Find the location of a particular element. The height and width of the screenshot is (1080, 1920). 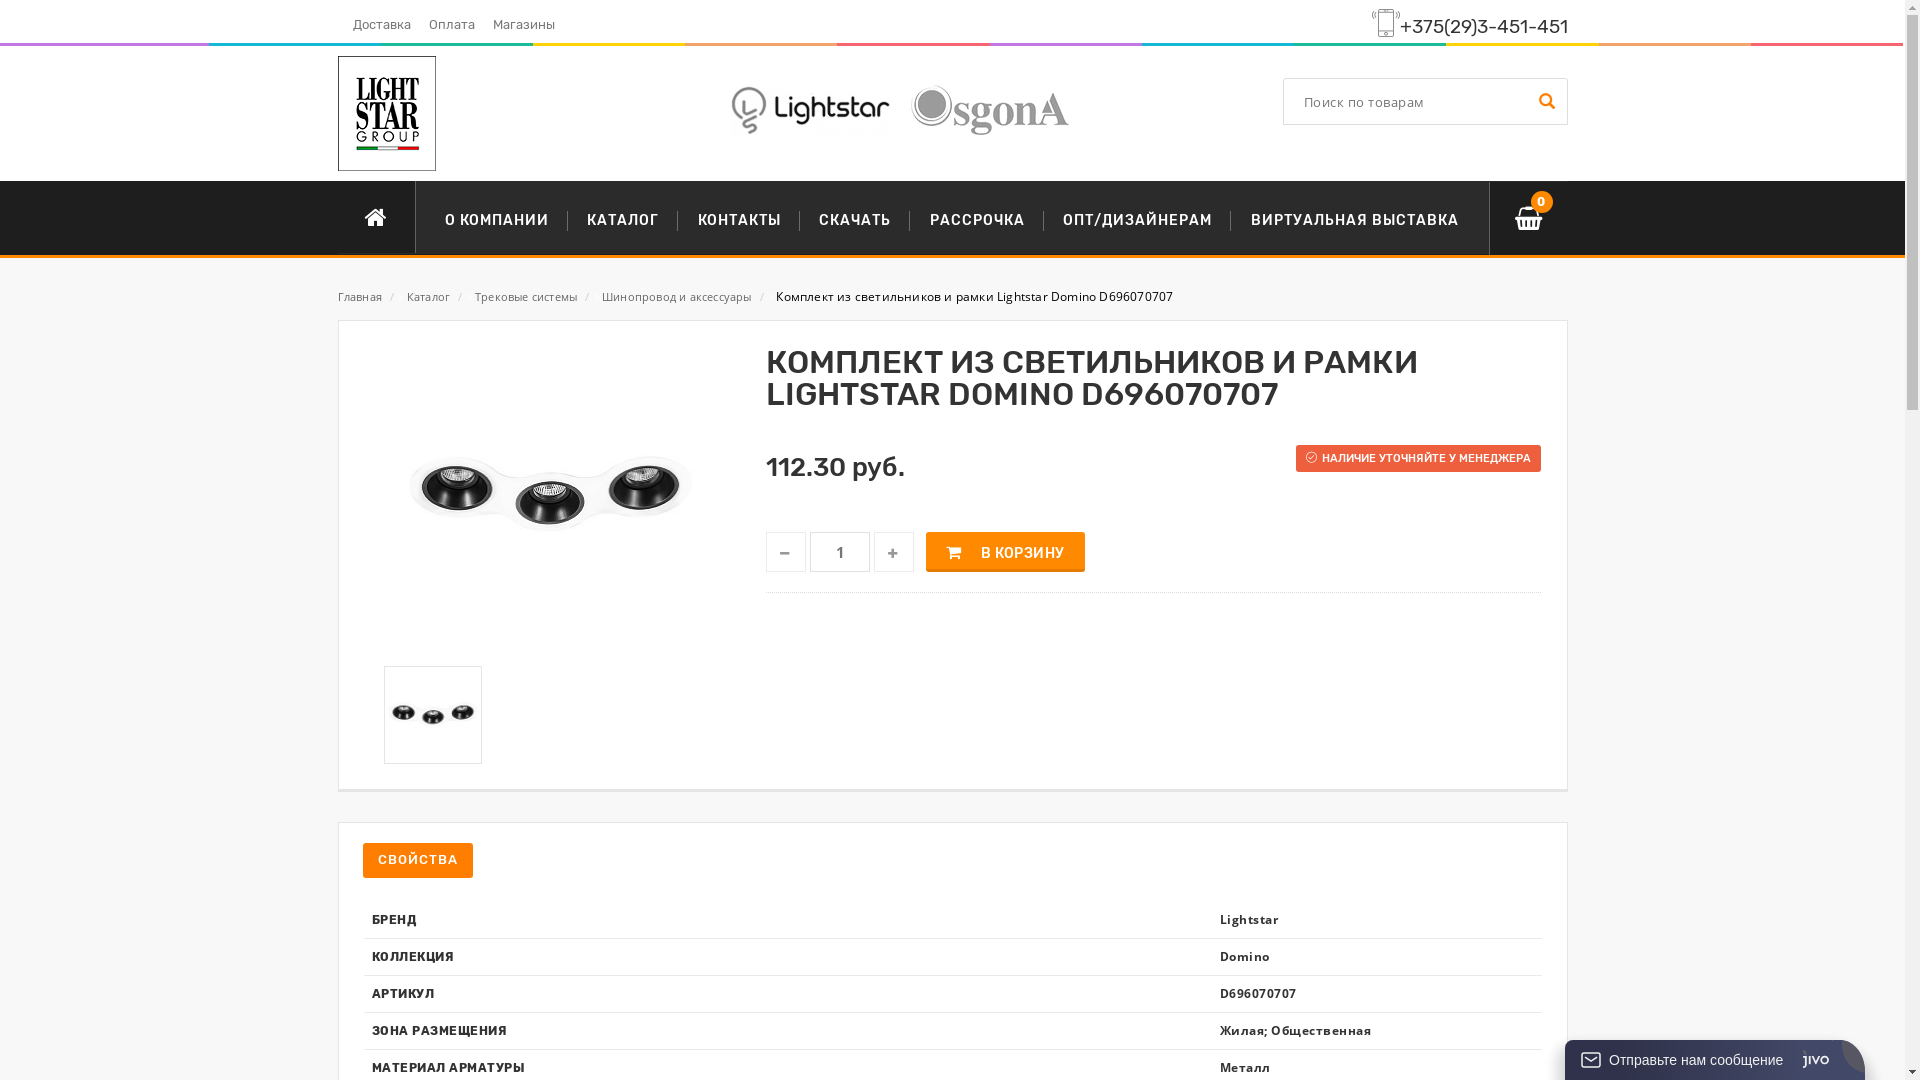

' ' is located at coordinates (785, 551).